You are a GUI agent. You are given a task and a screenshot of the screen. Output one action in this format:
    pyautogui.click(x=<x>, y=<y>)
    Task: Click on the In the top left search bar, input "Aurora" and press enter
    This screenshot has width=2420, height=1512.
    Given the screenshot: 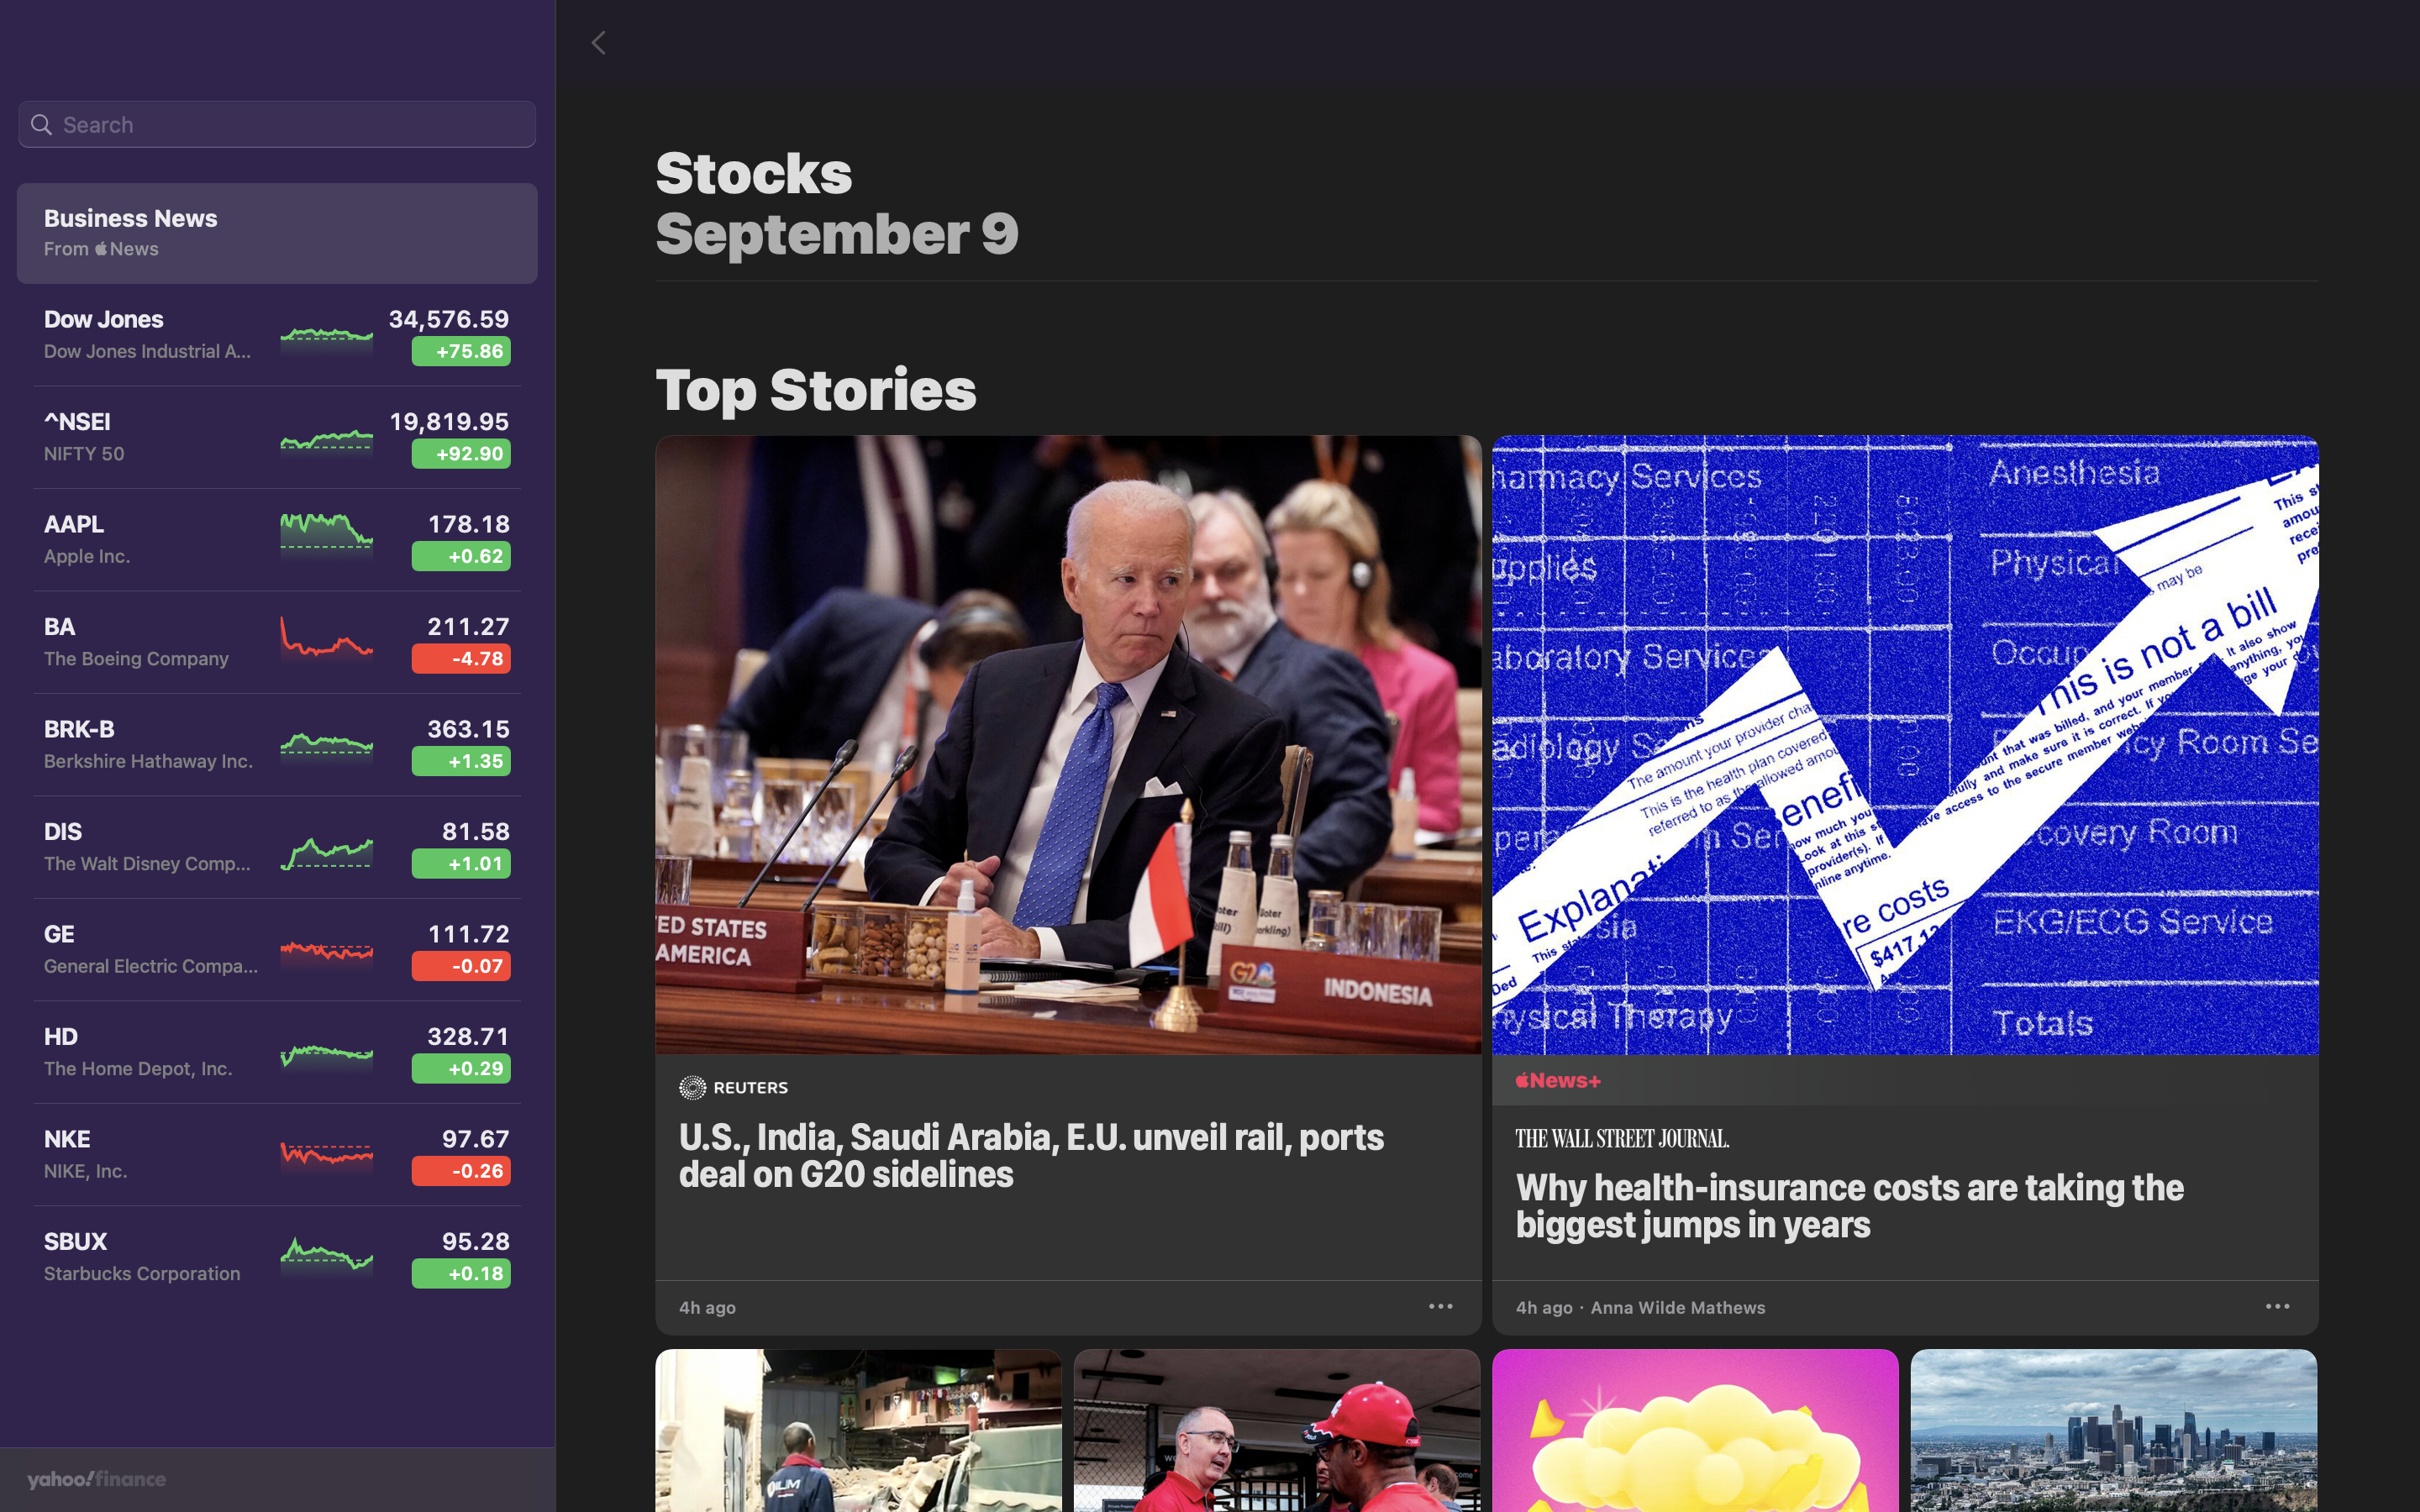 What is the action you would take?
    pyautogui.click(x=276, y=125)
    